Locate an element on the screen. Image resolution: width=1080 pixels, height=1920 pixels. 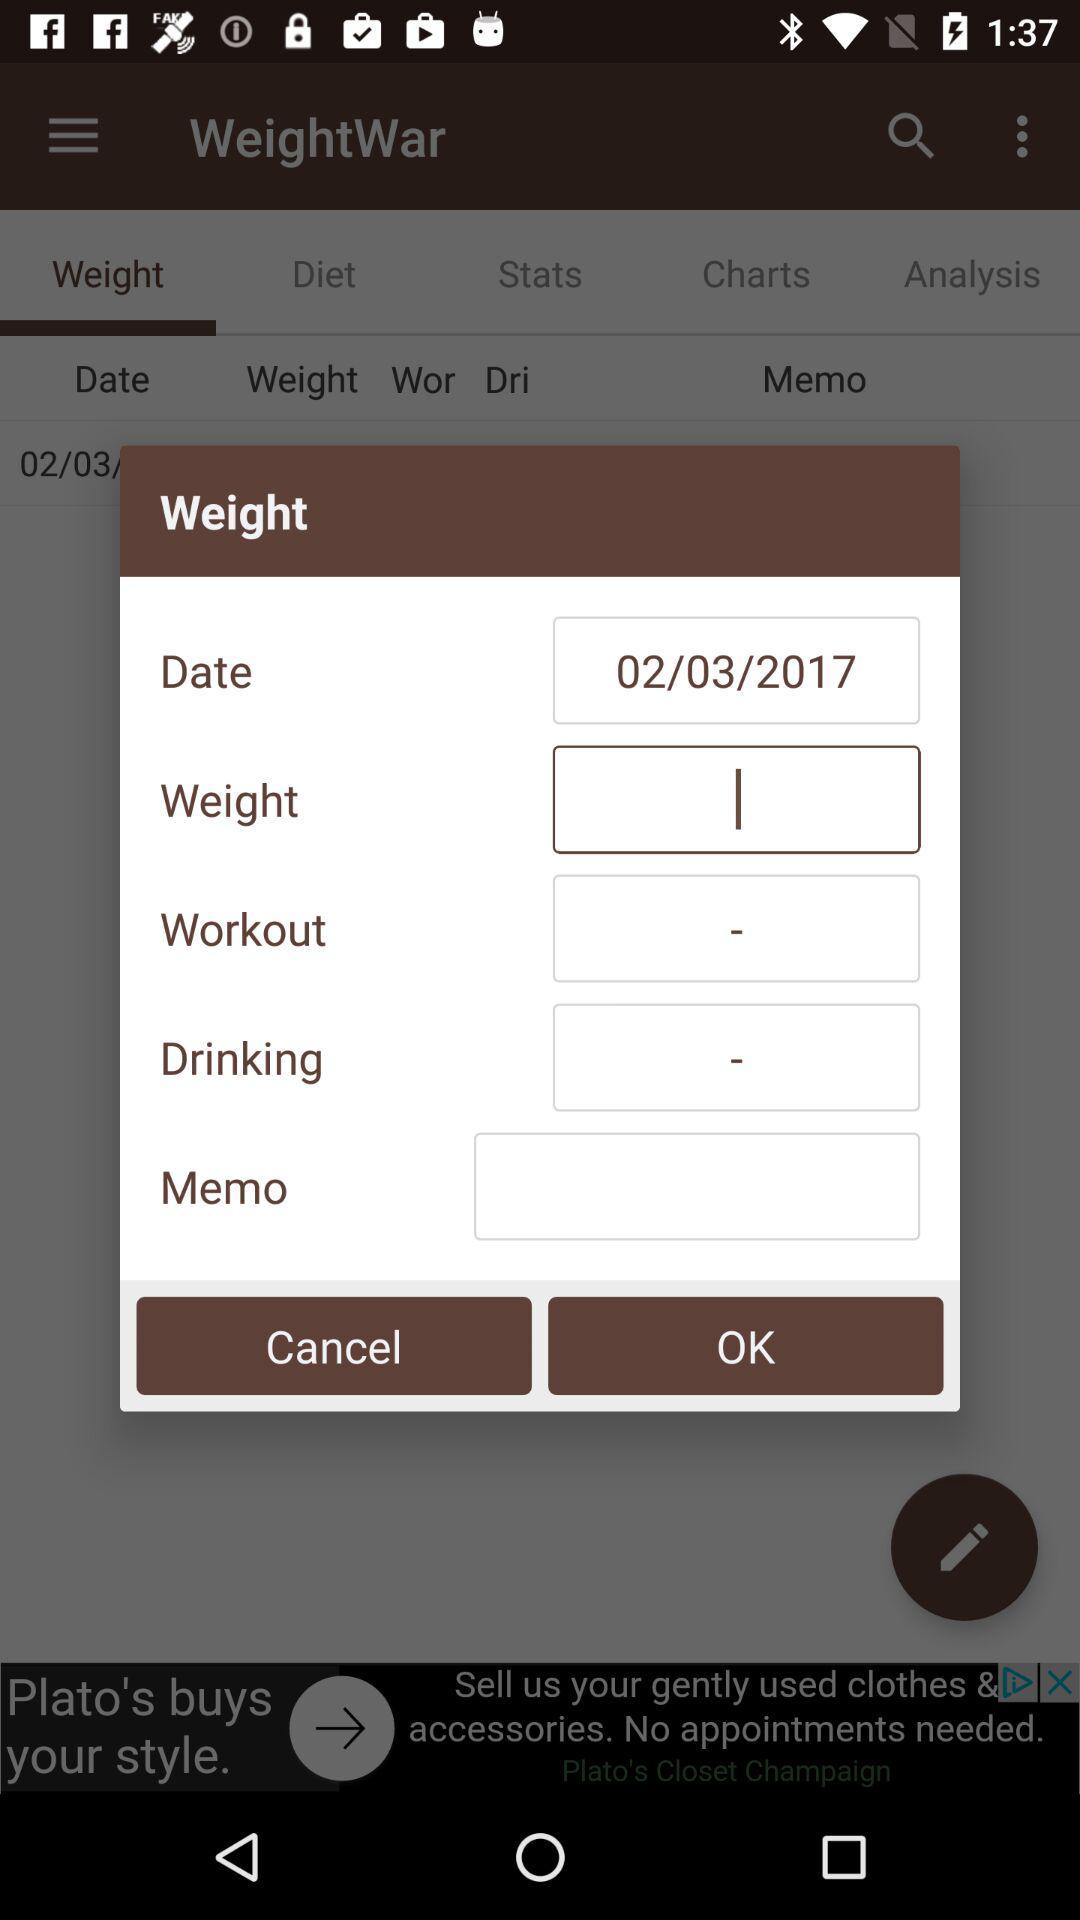
icon to the right of the date is located at coordinates (736, 670).